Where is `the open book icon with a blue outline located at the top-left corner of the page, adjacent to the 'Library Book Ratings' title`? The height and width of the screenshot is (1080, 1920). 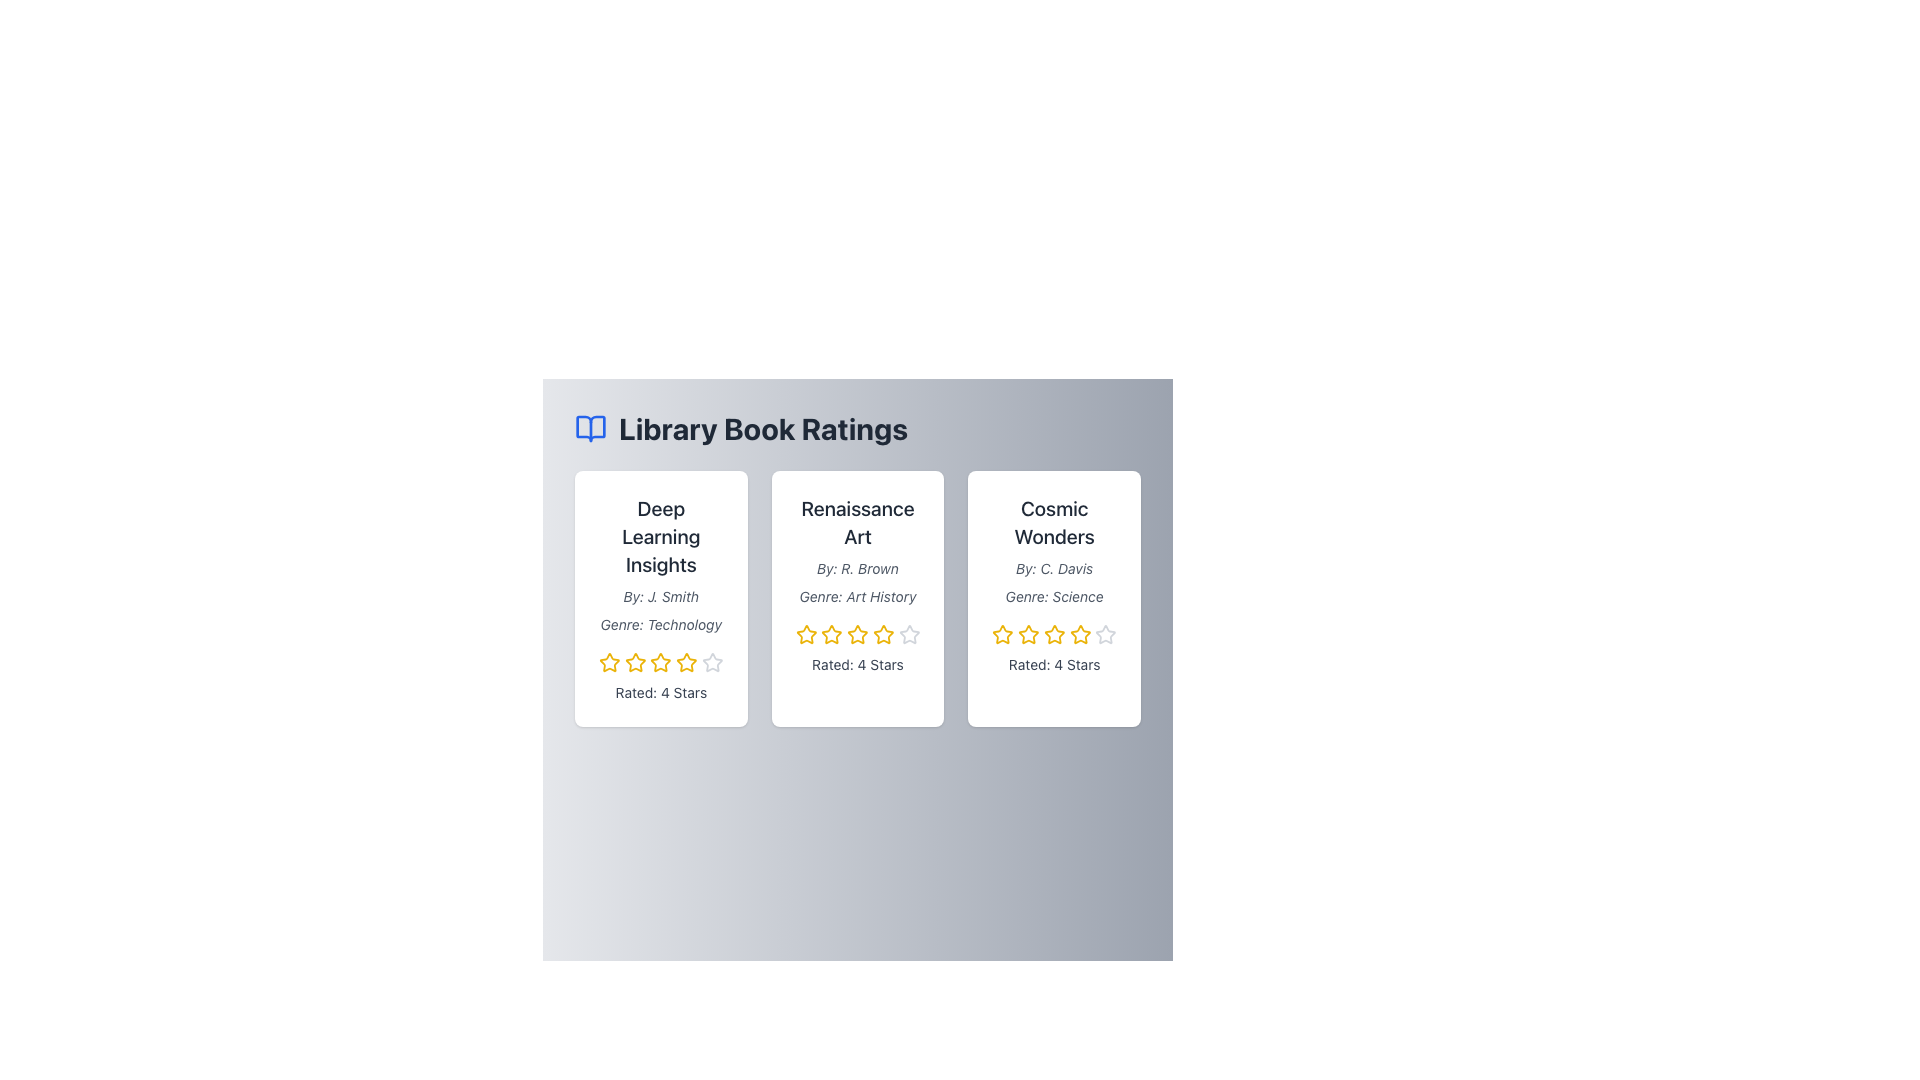
the open book icon with a blue outline located at the top-left corner of the page, adjacent to the 'Library Book Ratings' title is located at coordinates (589, 427).